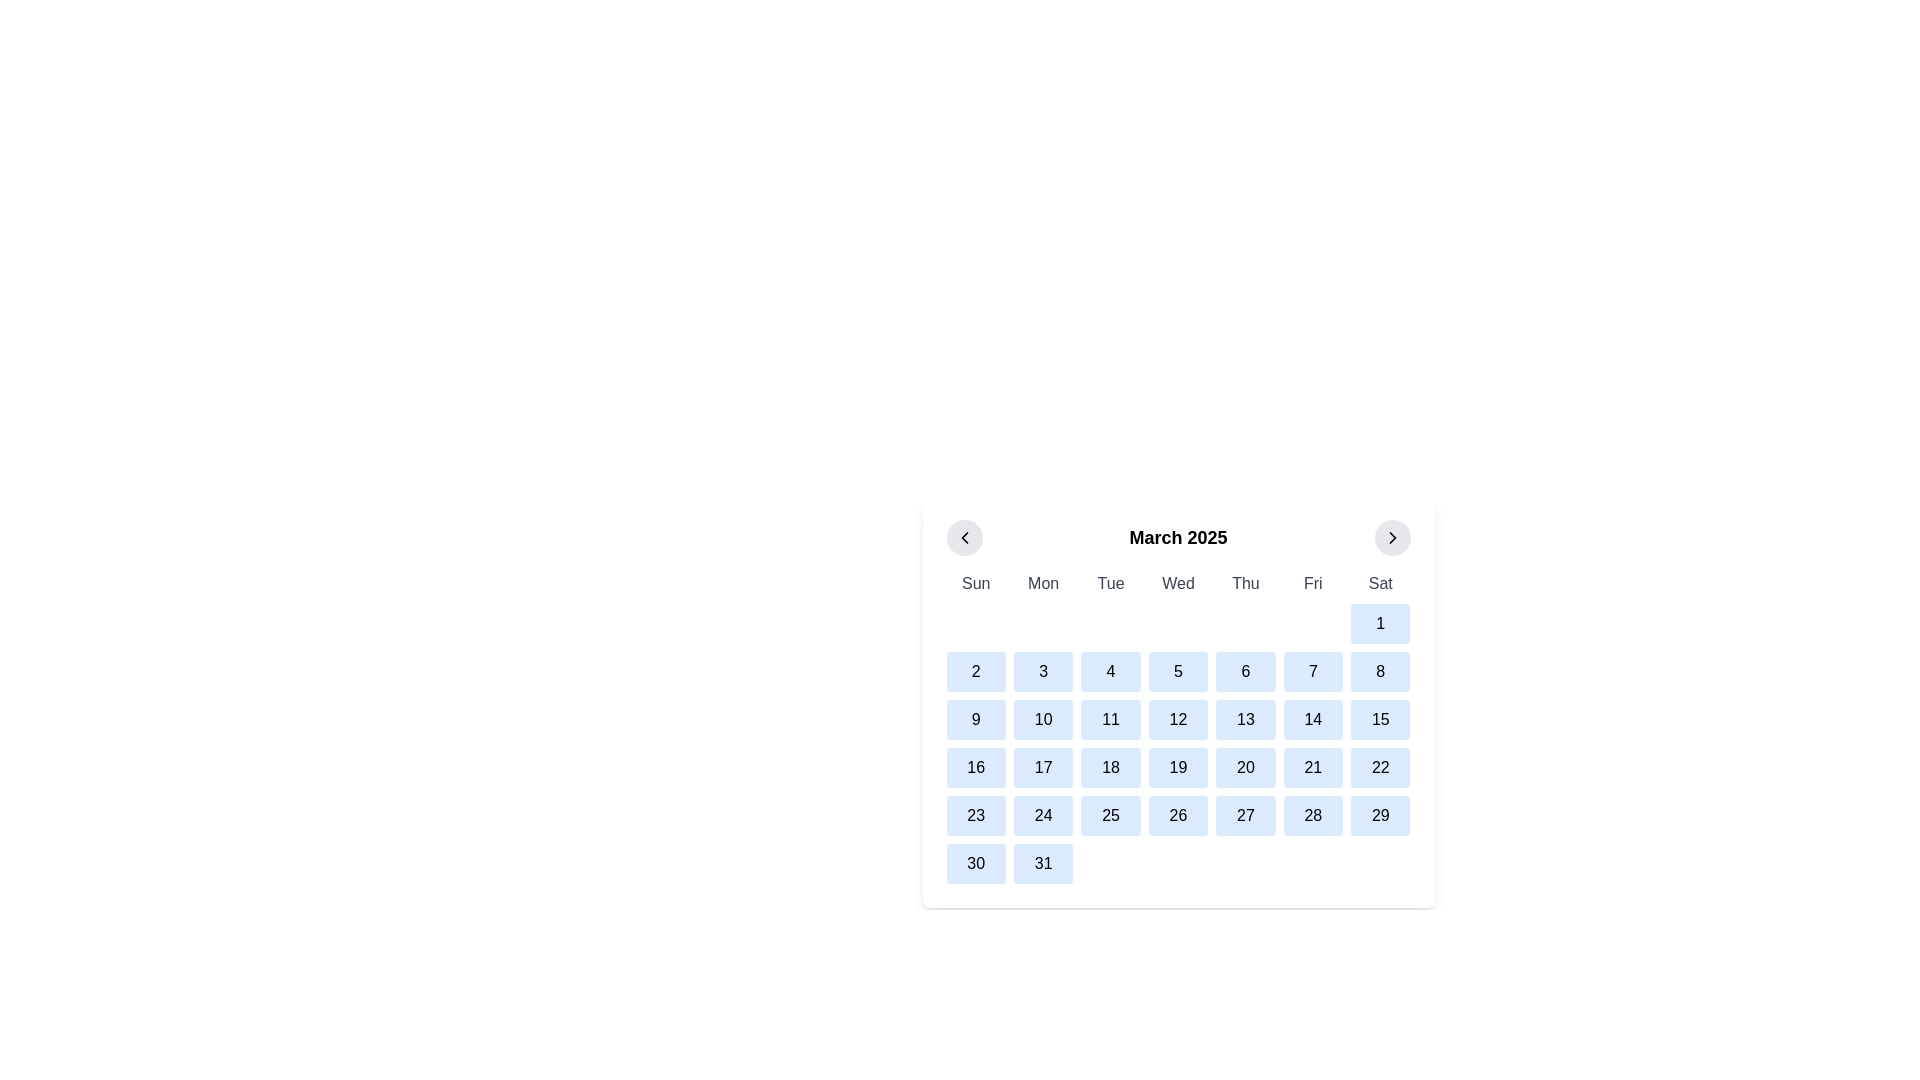  Describe the element at coordinates (1042, 863) in the screenshot. I see `the button displaying the number '31' in bold black text, located in the bottom-right corner of the calendar grid under the 'Sat' column` at that location.